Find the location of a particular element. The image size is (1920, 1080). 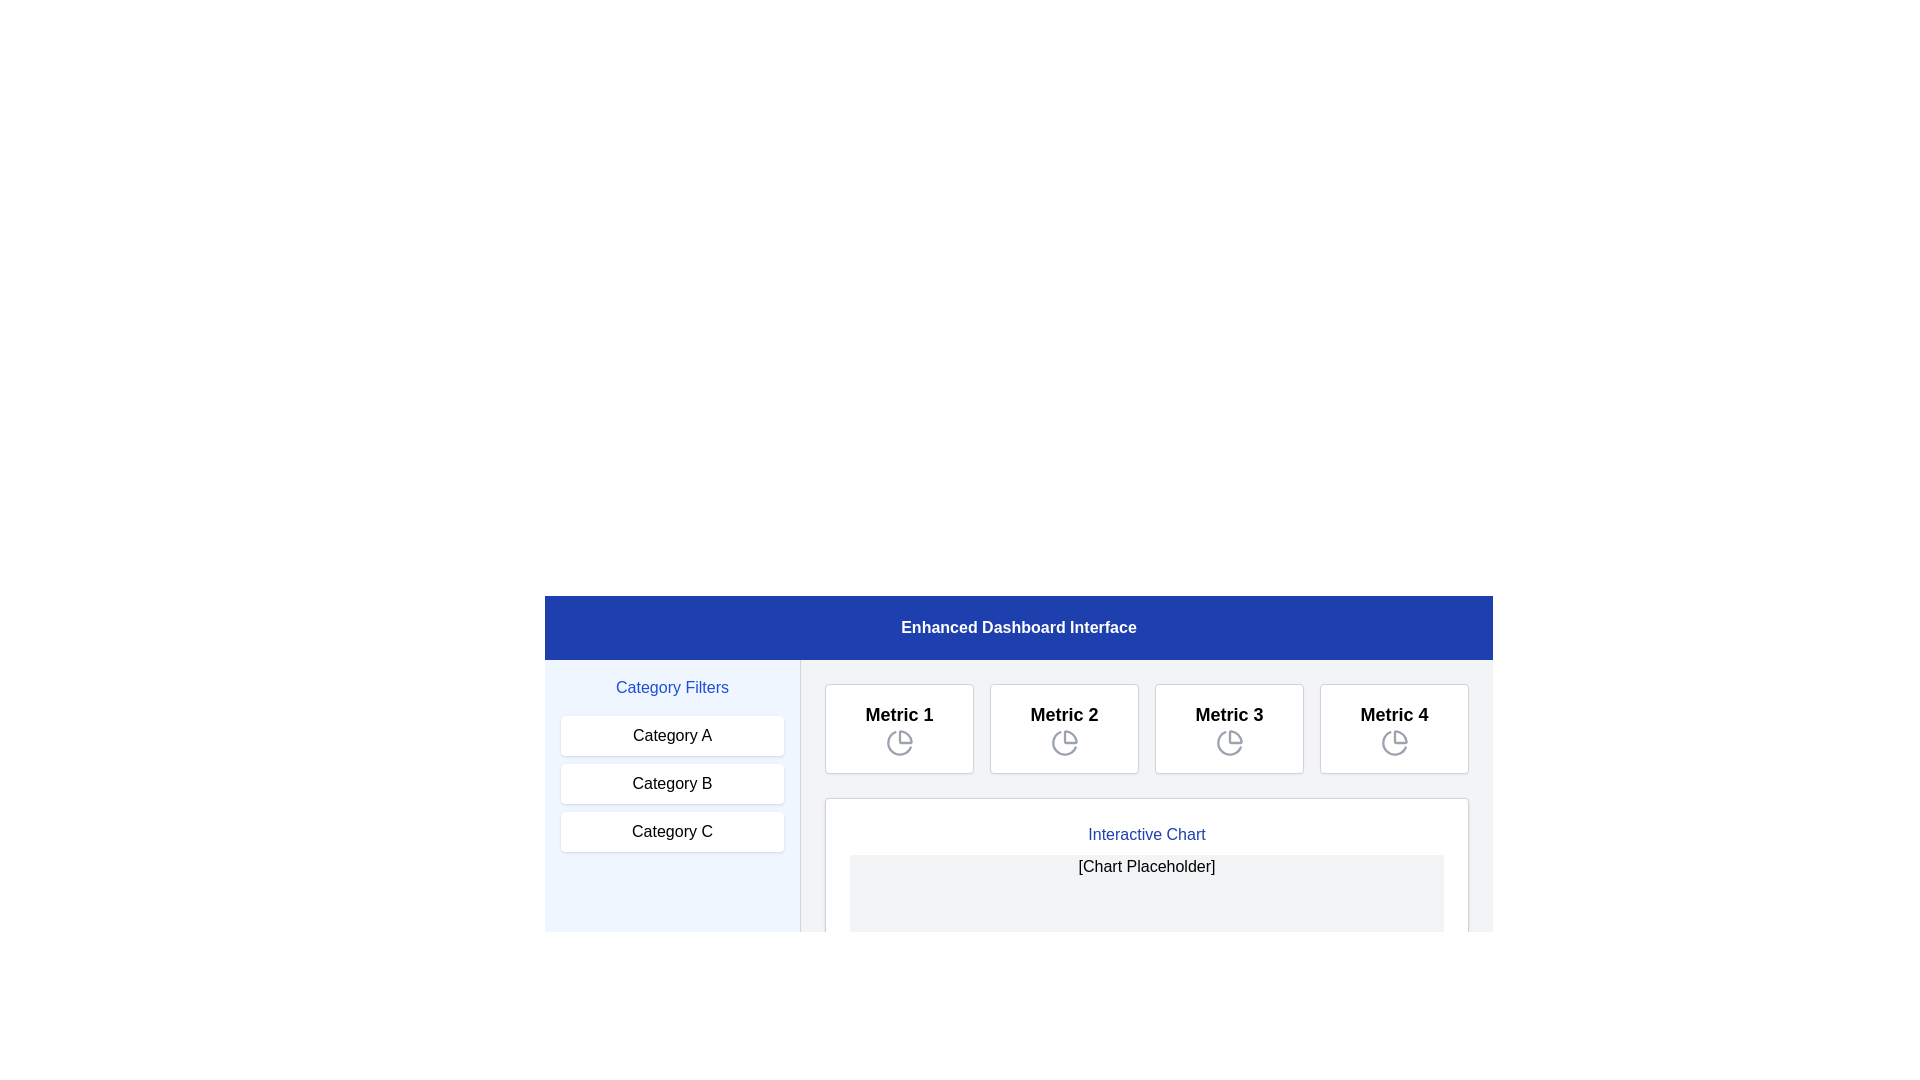

the pie chart icon representing 'Metric 1', located directly below the 'Metric 1' label in the first section of the group of metrics is located at coordinates (898, 743).